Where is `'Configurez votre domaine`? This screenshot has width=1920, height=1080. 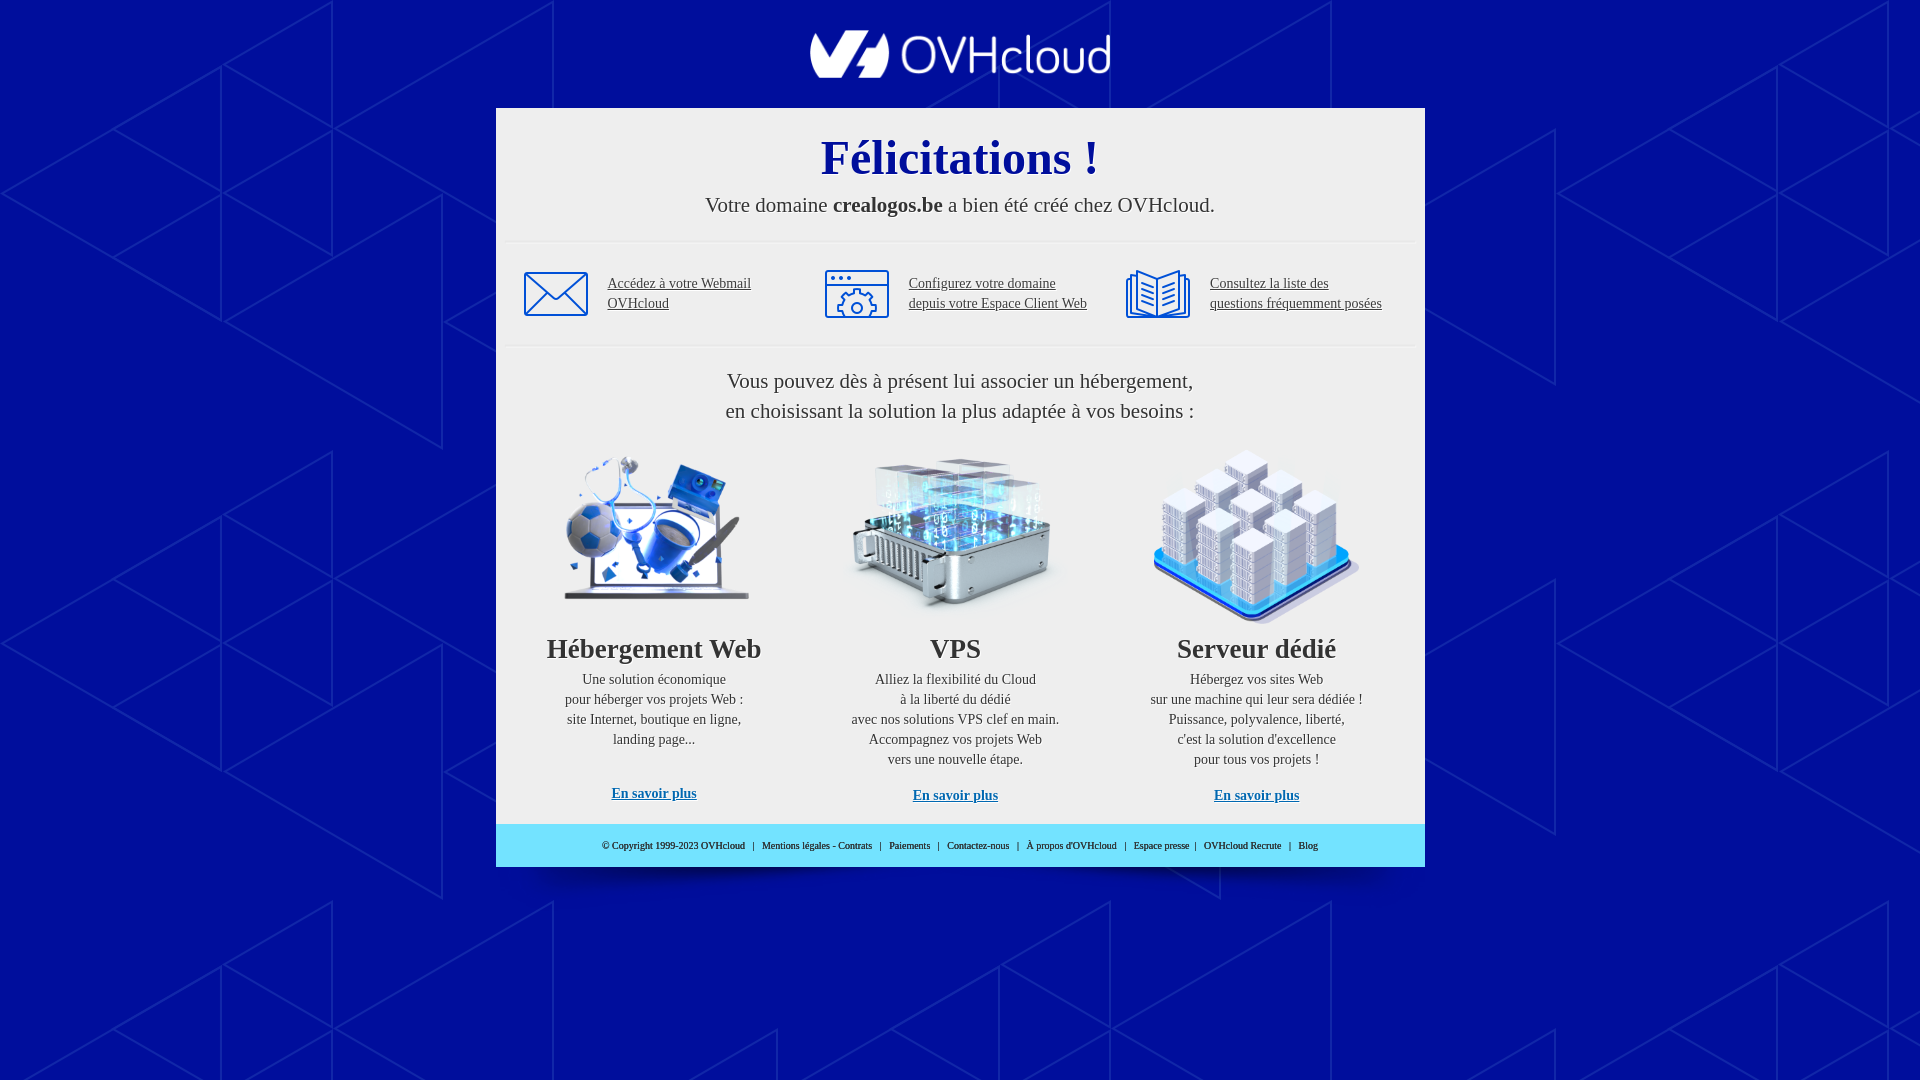 'Configurez votre domaine is located at coordinates (998, 293).